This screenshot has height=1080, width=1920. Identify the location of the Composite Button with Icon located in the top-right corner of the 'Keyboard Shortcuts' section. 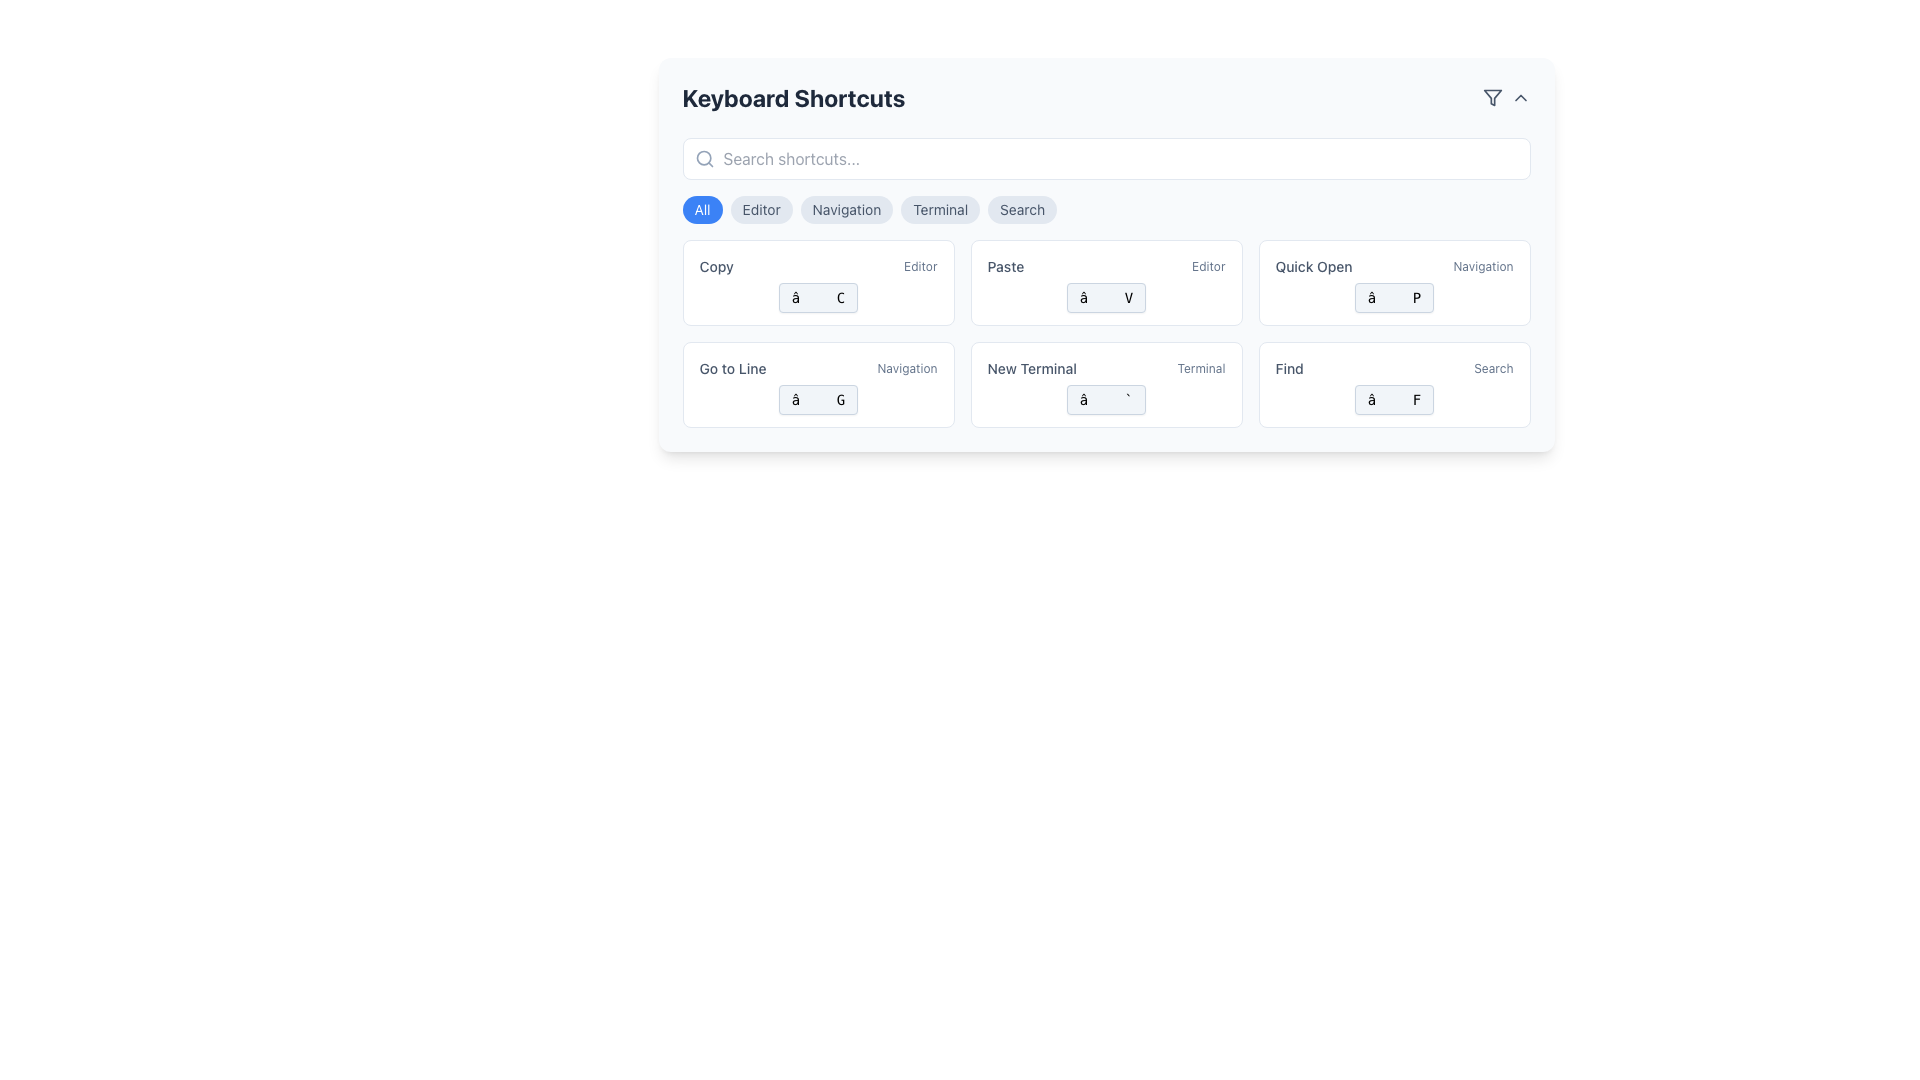
(1506, 97).